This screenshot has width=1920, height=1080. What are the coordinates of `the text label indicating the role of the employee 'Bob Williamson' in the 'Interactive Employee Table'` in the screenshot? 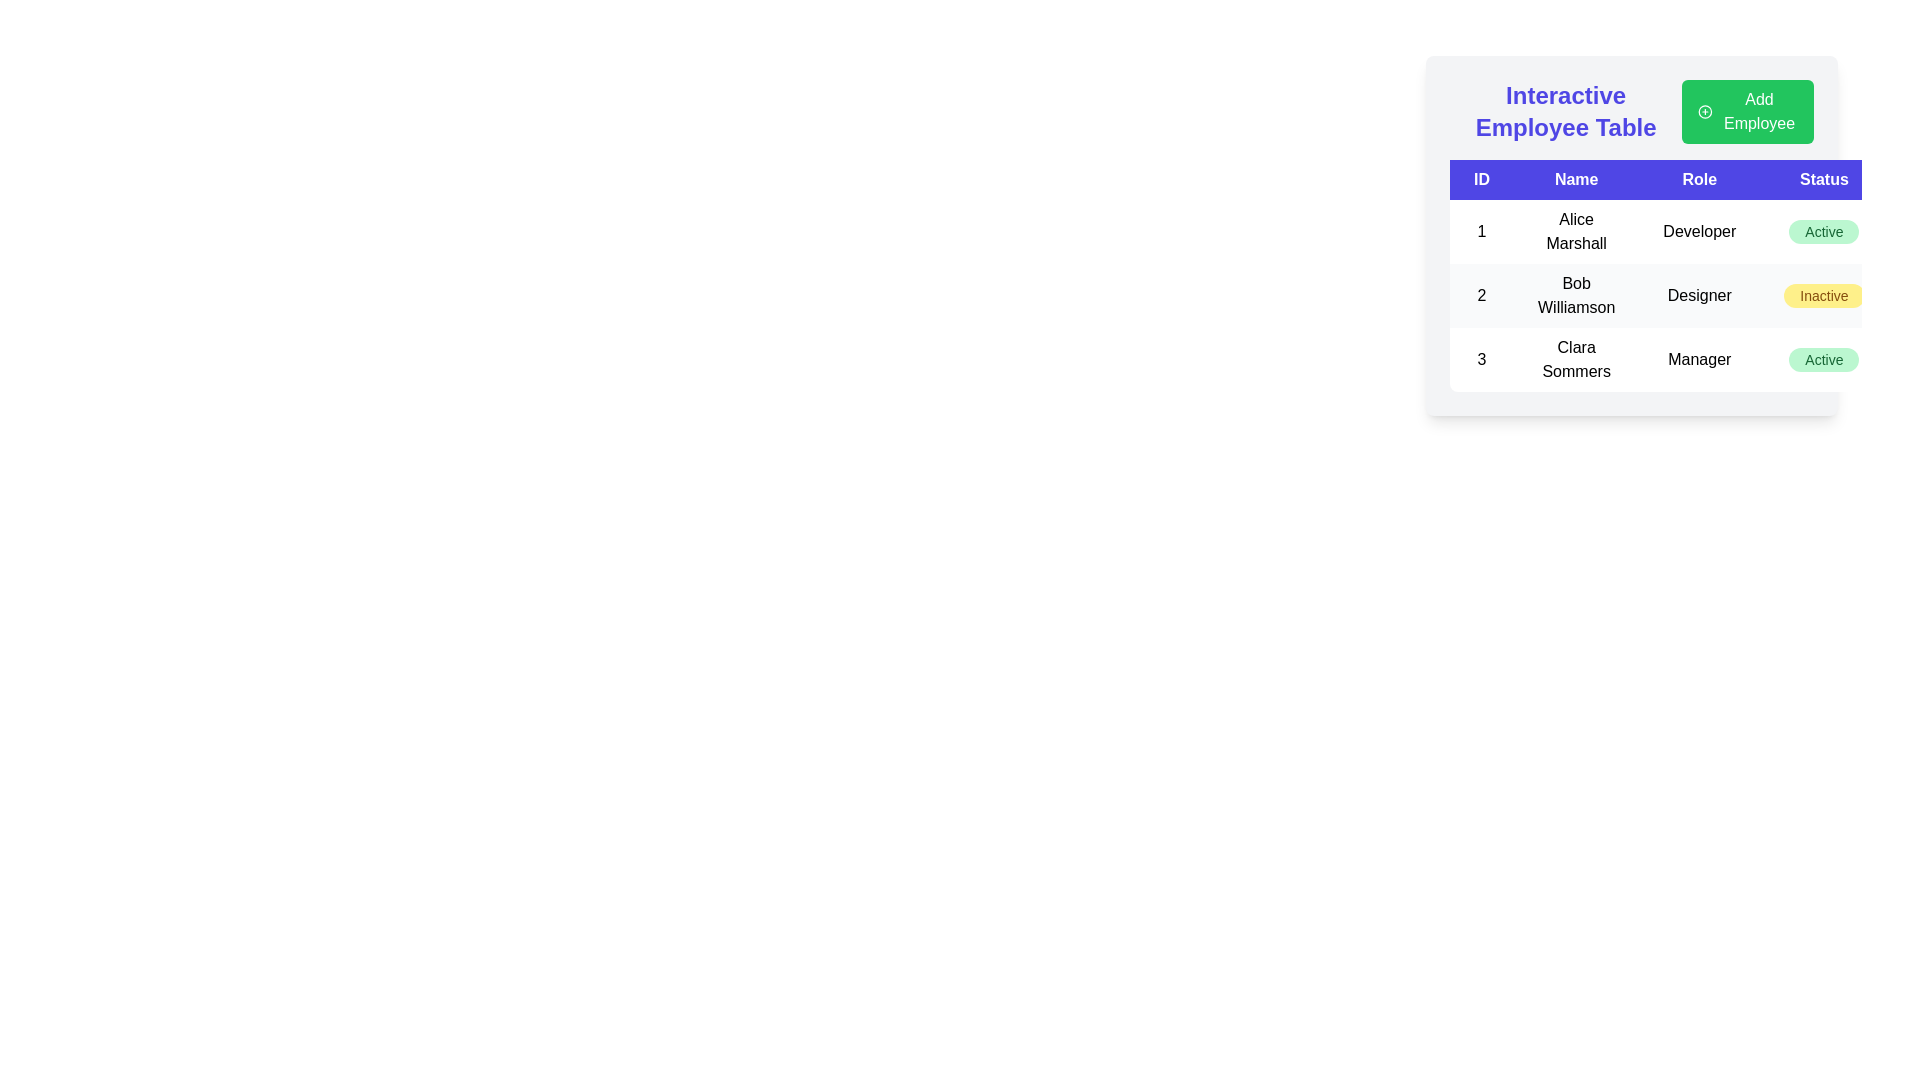 It's located at (1698, 296).